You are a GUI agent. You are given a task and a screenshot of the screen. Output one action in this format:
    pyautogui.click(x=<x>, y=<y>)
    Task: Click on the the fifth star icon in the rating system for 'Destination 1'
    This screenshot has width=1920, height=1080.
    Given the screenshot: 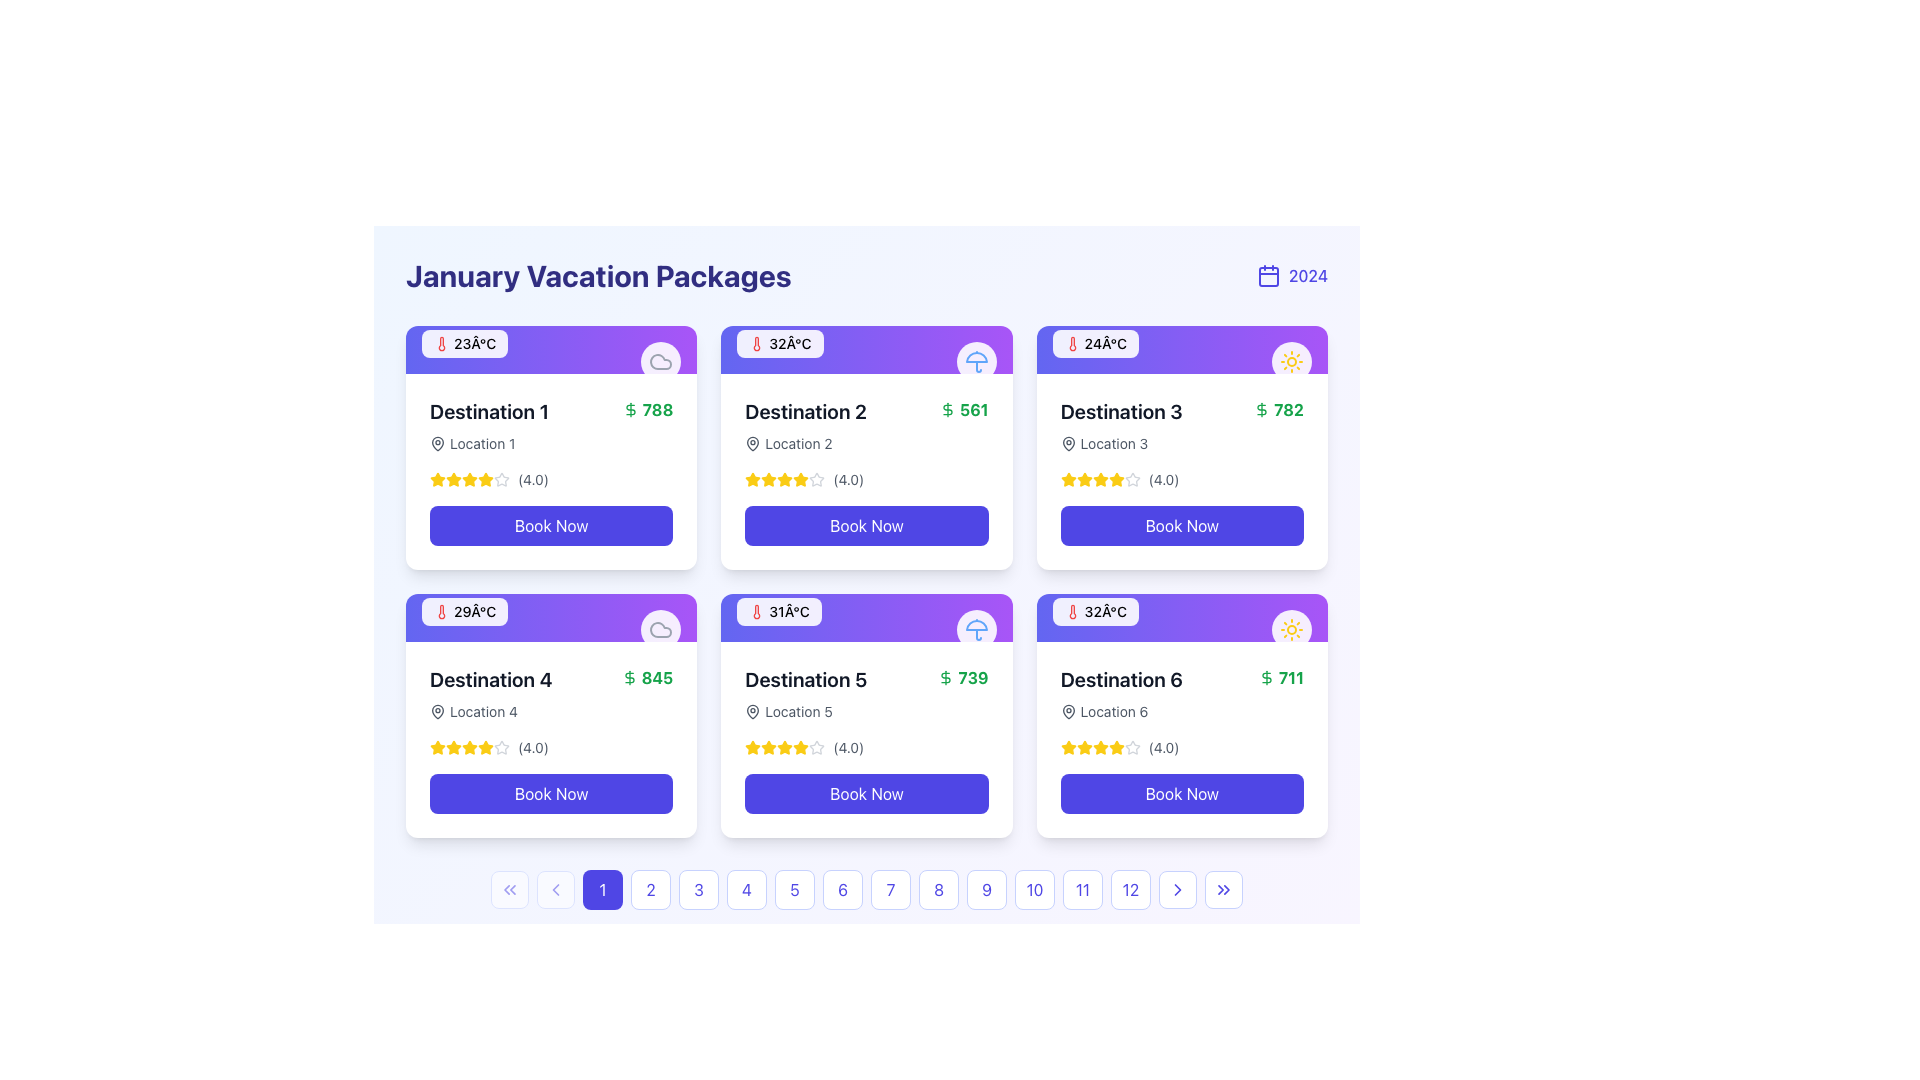 What is the action you would take?
    pyautogui.click(x=502, y=479)
    